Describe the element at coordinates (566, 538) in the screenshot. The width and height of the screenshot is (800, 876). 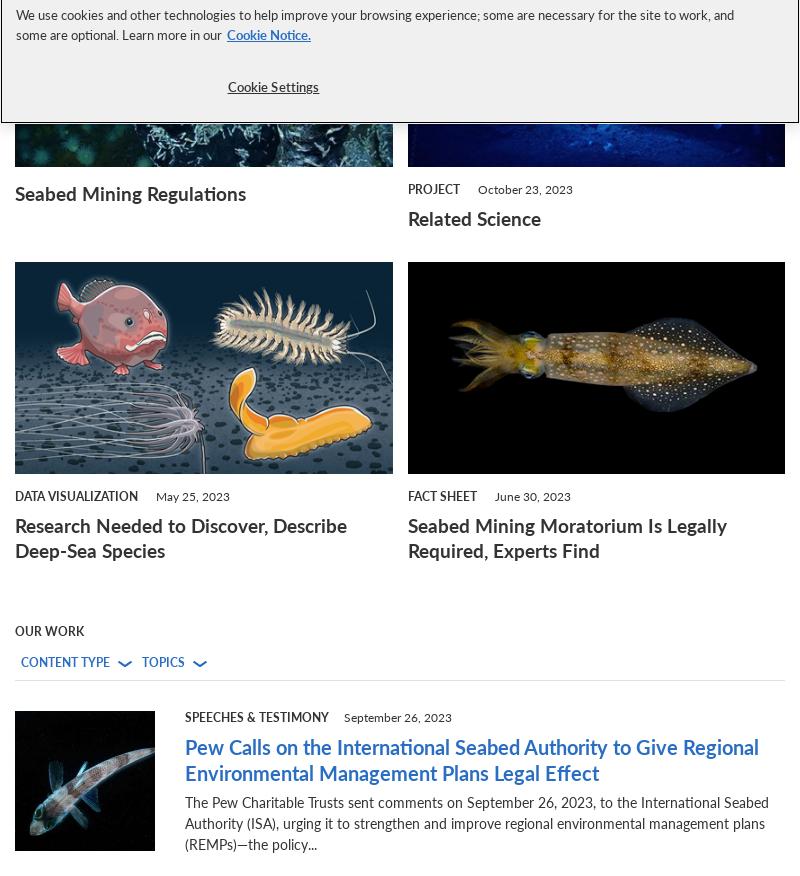
I see `'Seabed Mining Moratorium Is Legally Required, Experts Find'` at that location.